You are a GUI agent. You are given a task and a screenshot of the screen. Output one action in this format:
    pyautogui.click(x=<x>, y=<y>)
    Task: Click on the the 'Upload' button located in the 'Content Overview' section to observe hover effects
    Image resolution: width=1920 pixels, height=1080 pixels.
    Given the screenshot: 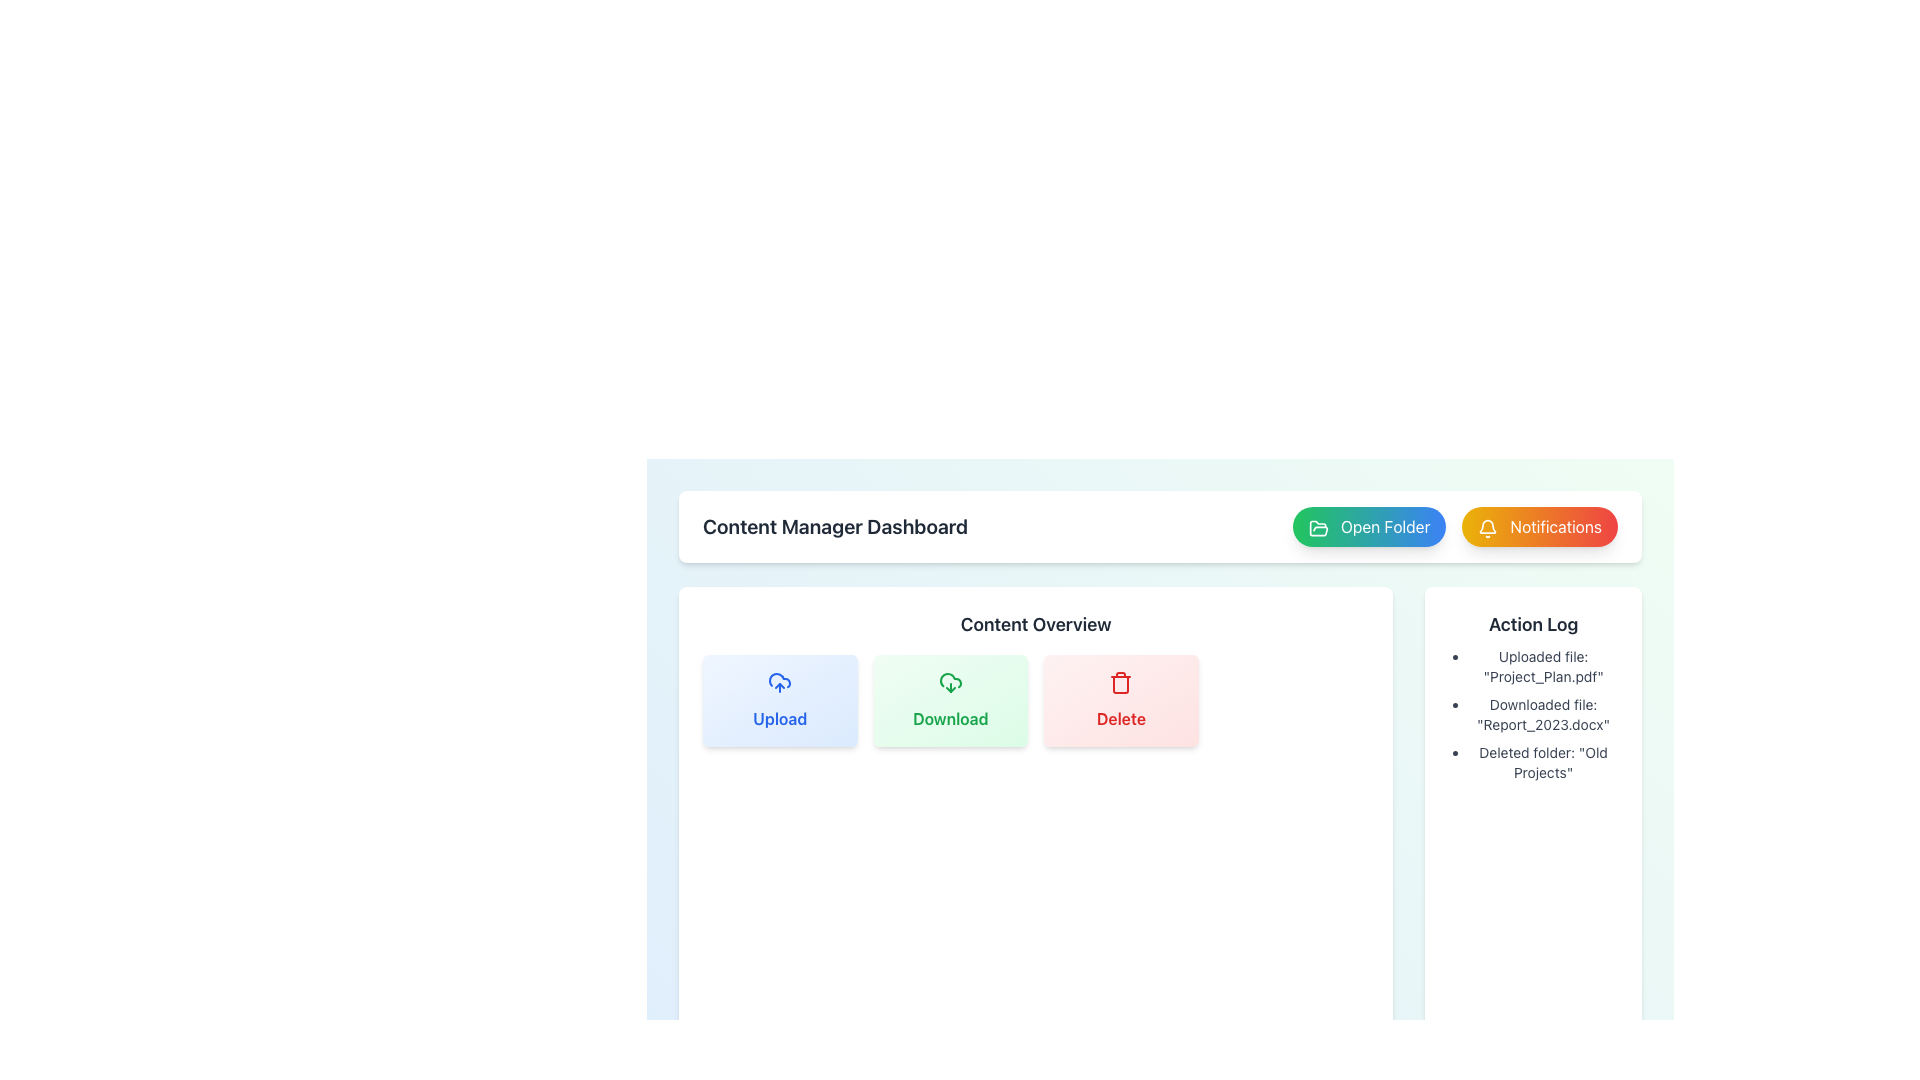 What is the action you would take?
    pyautogui.click(x=779, y=700)
    